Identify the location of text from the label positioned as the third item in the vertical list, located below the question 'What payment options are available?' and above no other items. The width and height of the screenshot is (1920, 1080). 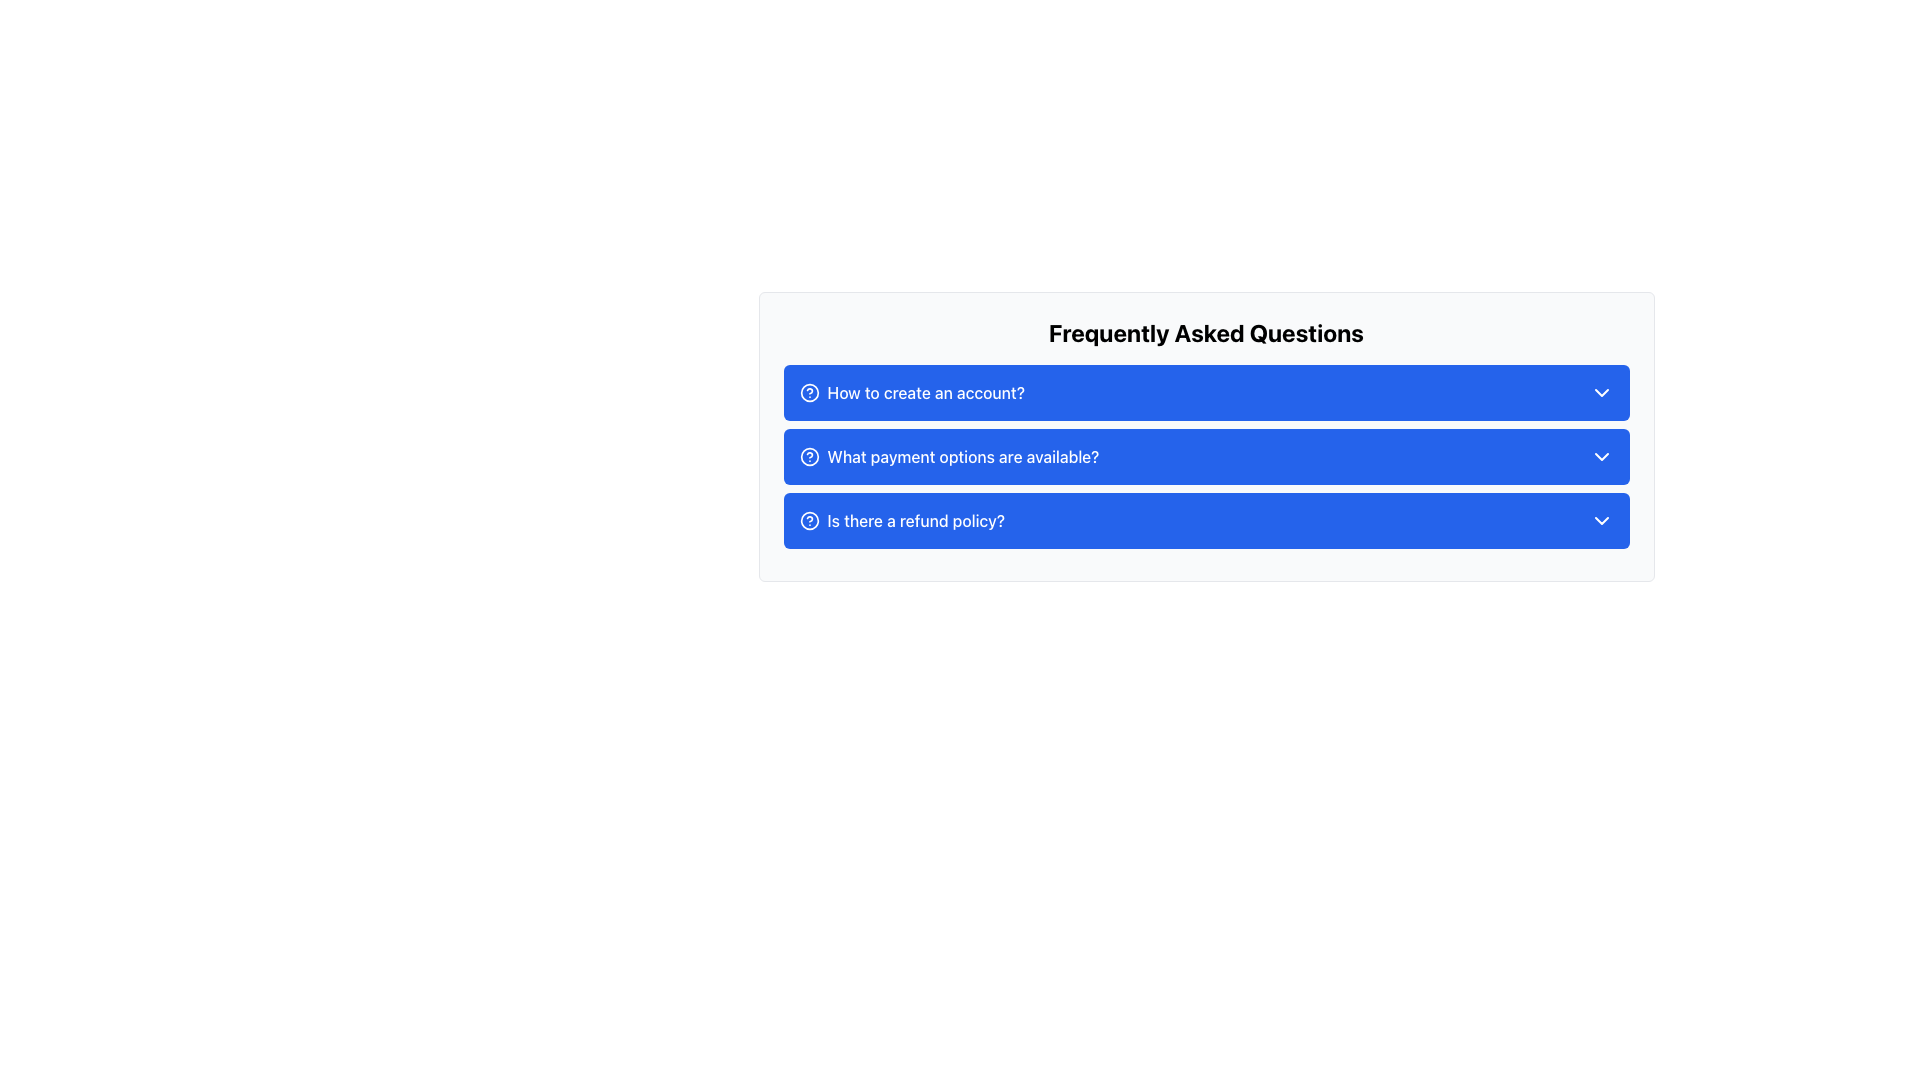
(915, 519).